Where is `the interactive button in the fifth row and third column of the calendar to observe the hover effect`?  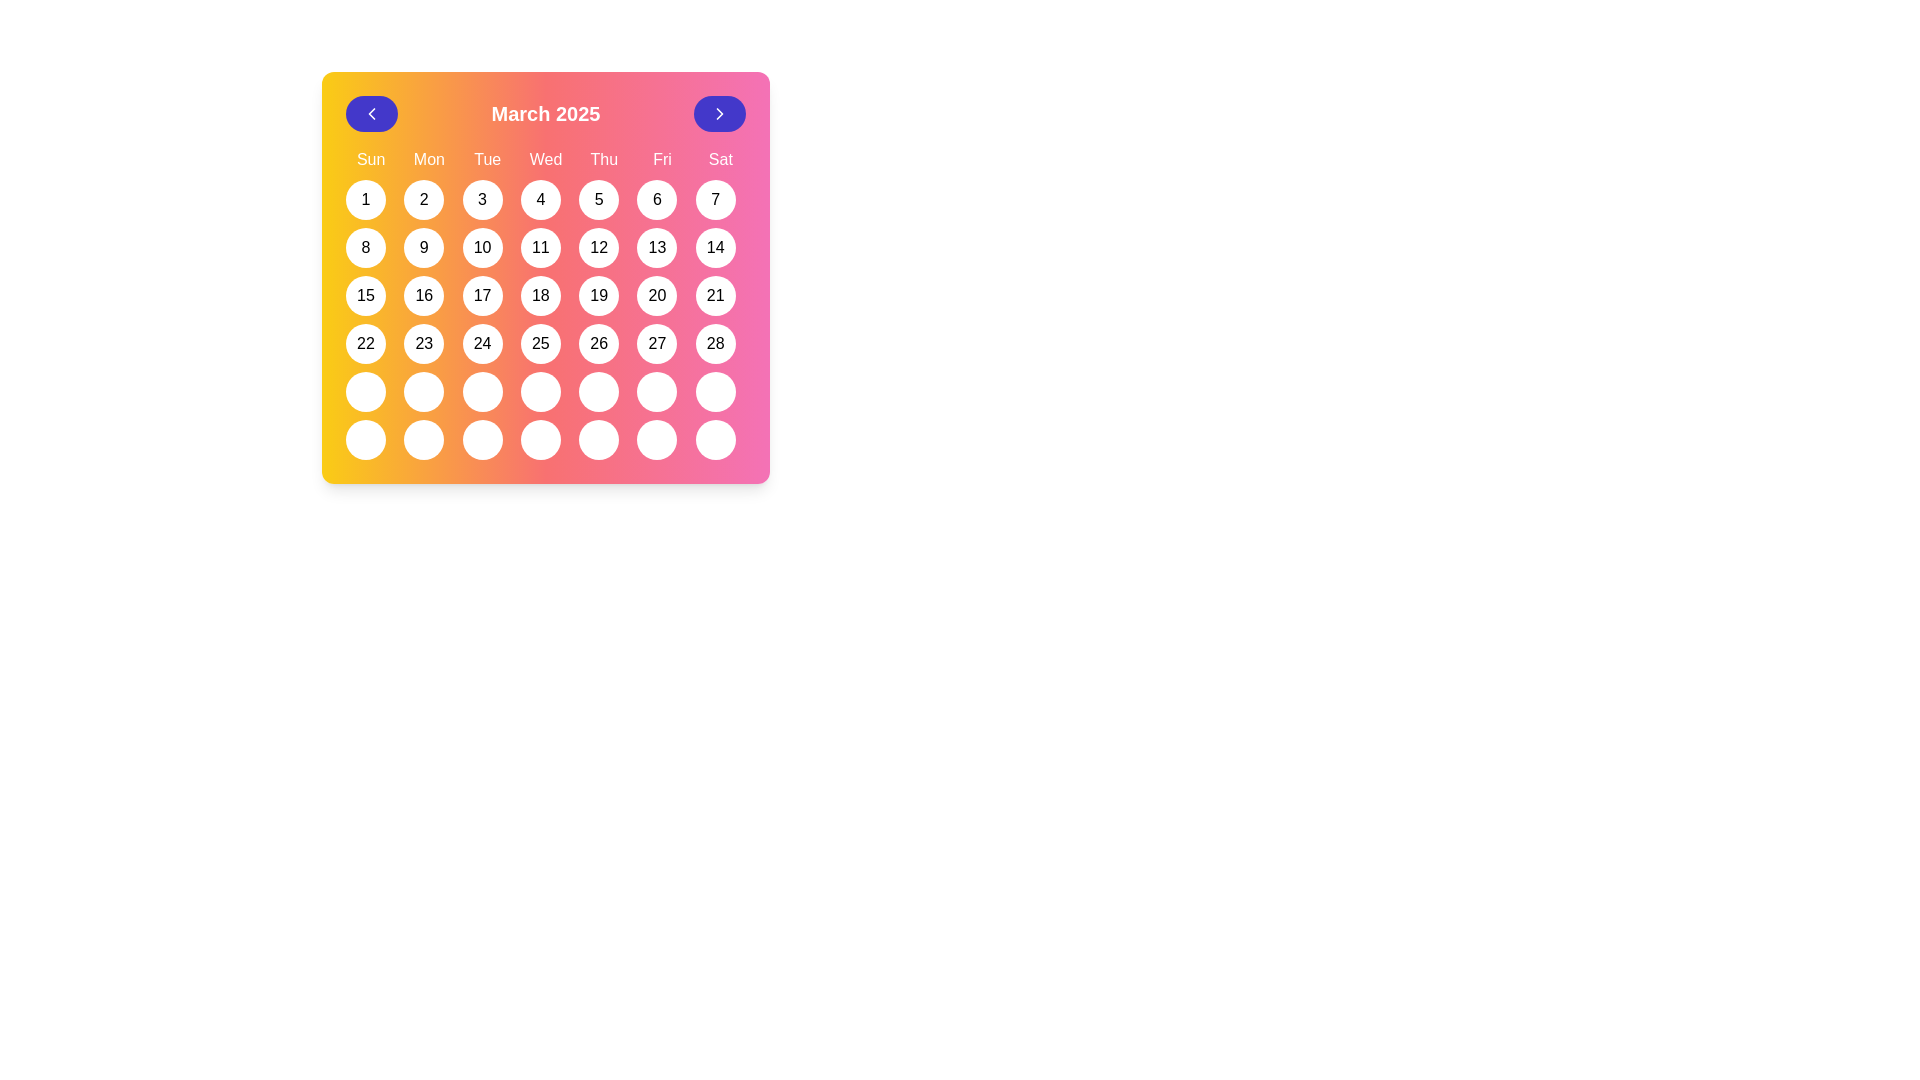
the interactive button in the fifth row and third column of the calendar to observe the hover effect is located at coordinates (482, 392).